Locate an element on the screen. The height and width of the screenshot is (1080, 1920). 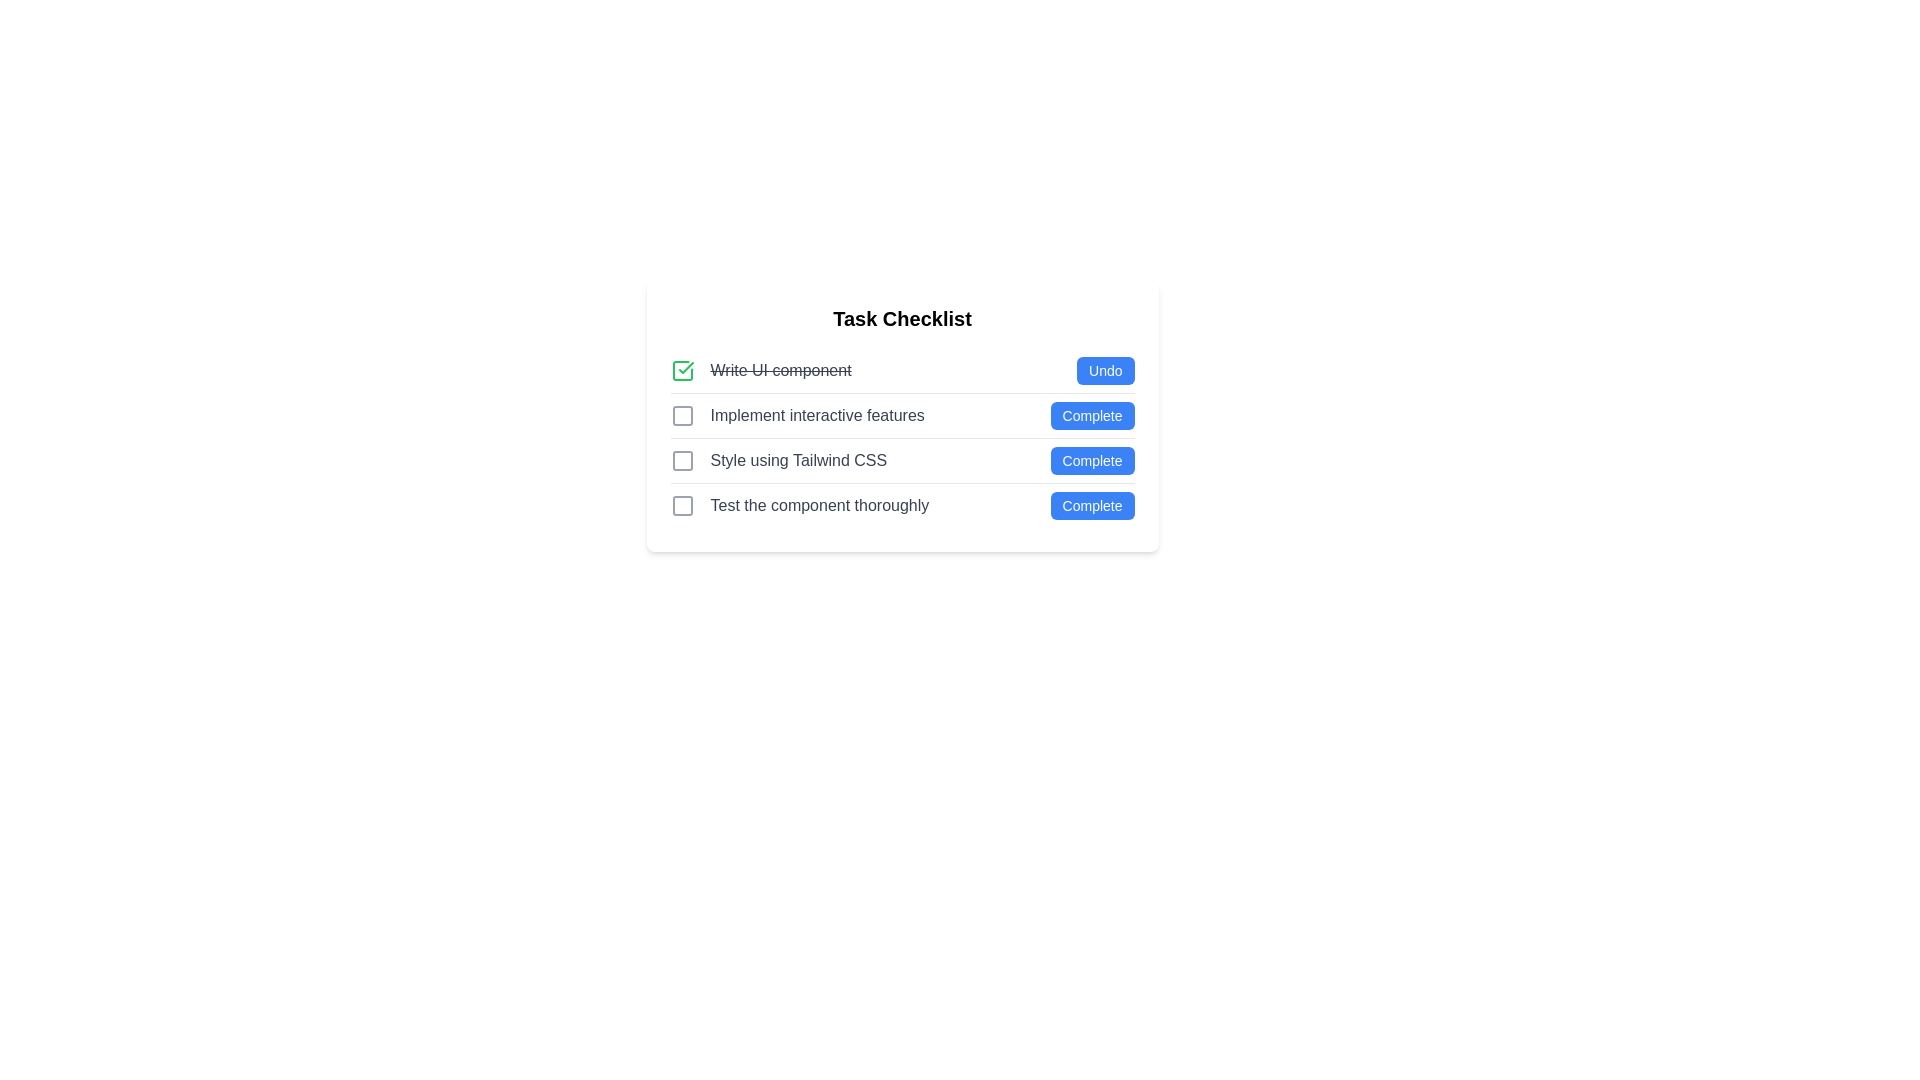
the state of the small rounded square icon indicating the checklist item aligned to the left of the text 'Style using Tailwind CSS' is located at coordinates (682, 461).